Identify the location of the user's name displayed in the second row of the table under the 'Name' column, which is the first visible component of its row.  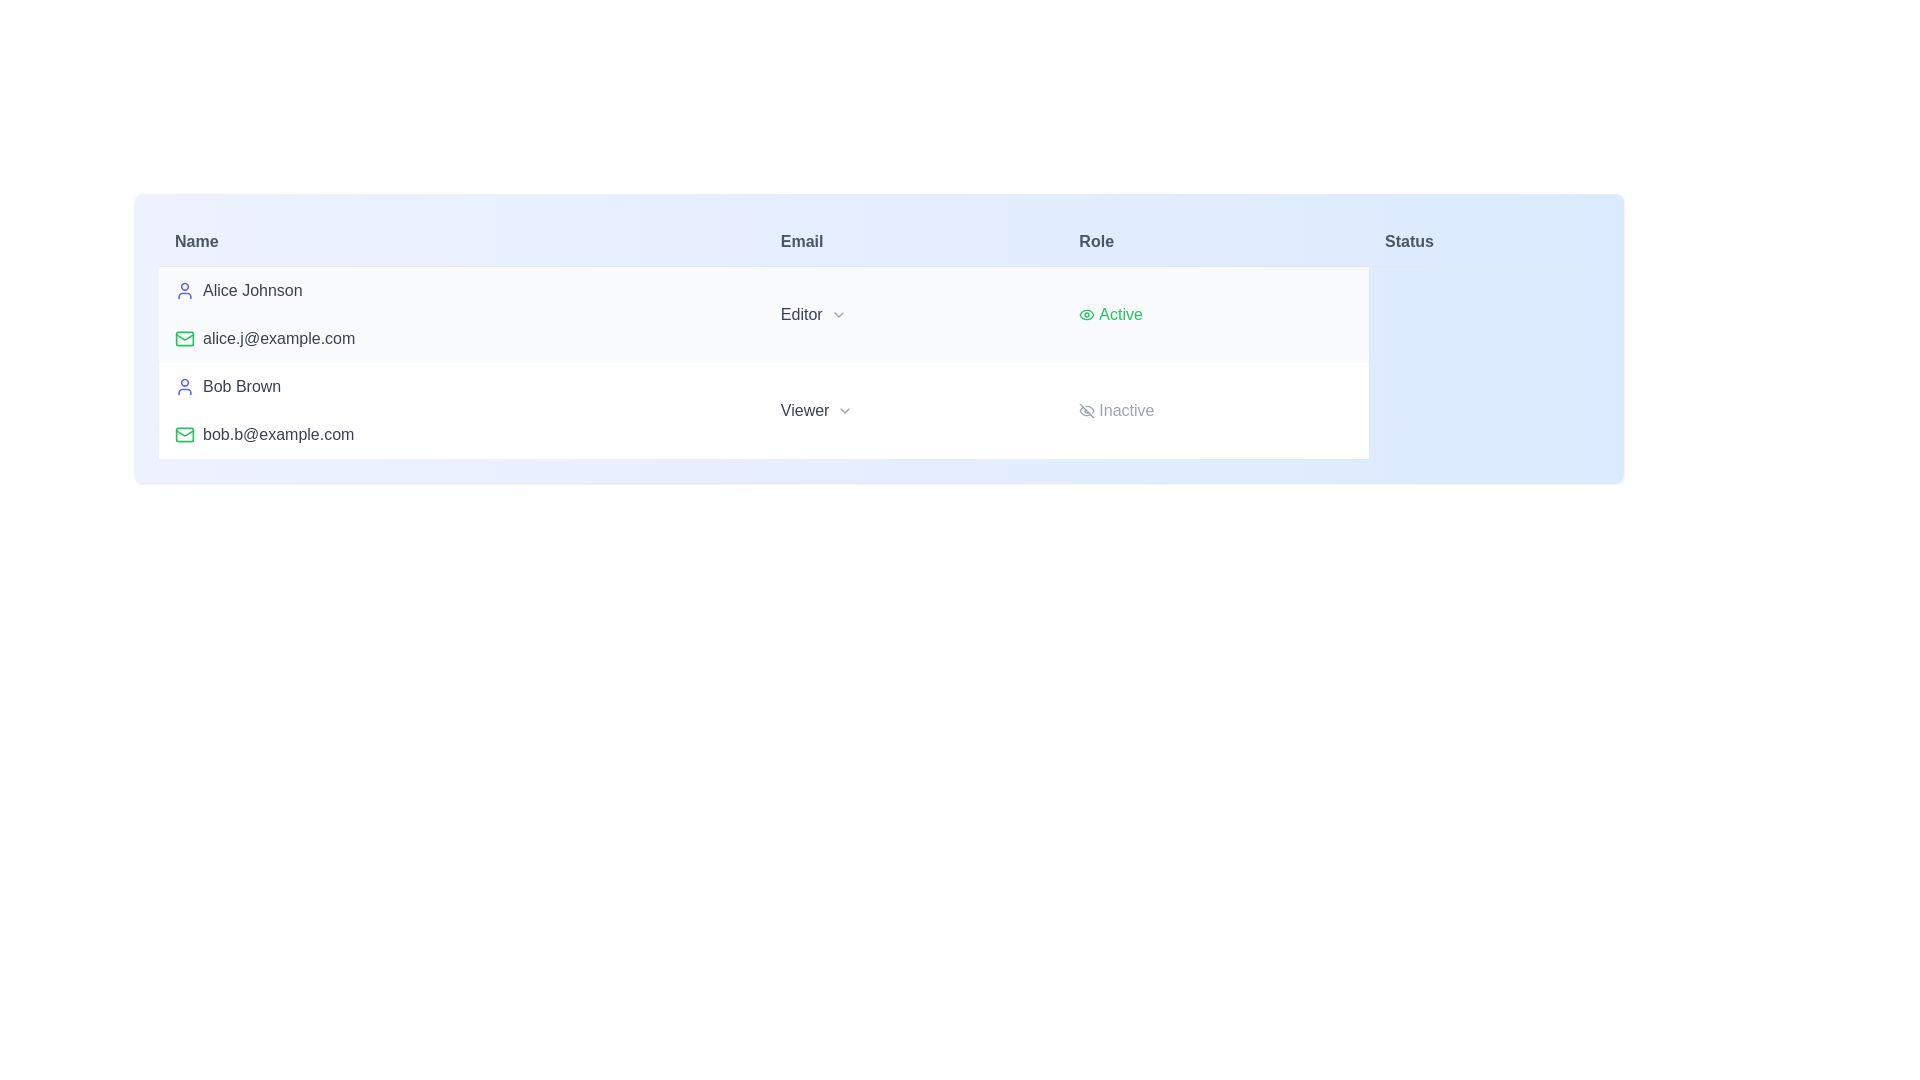
(460, 386).